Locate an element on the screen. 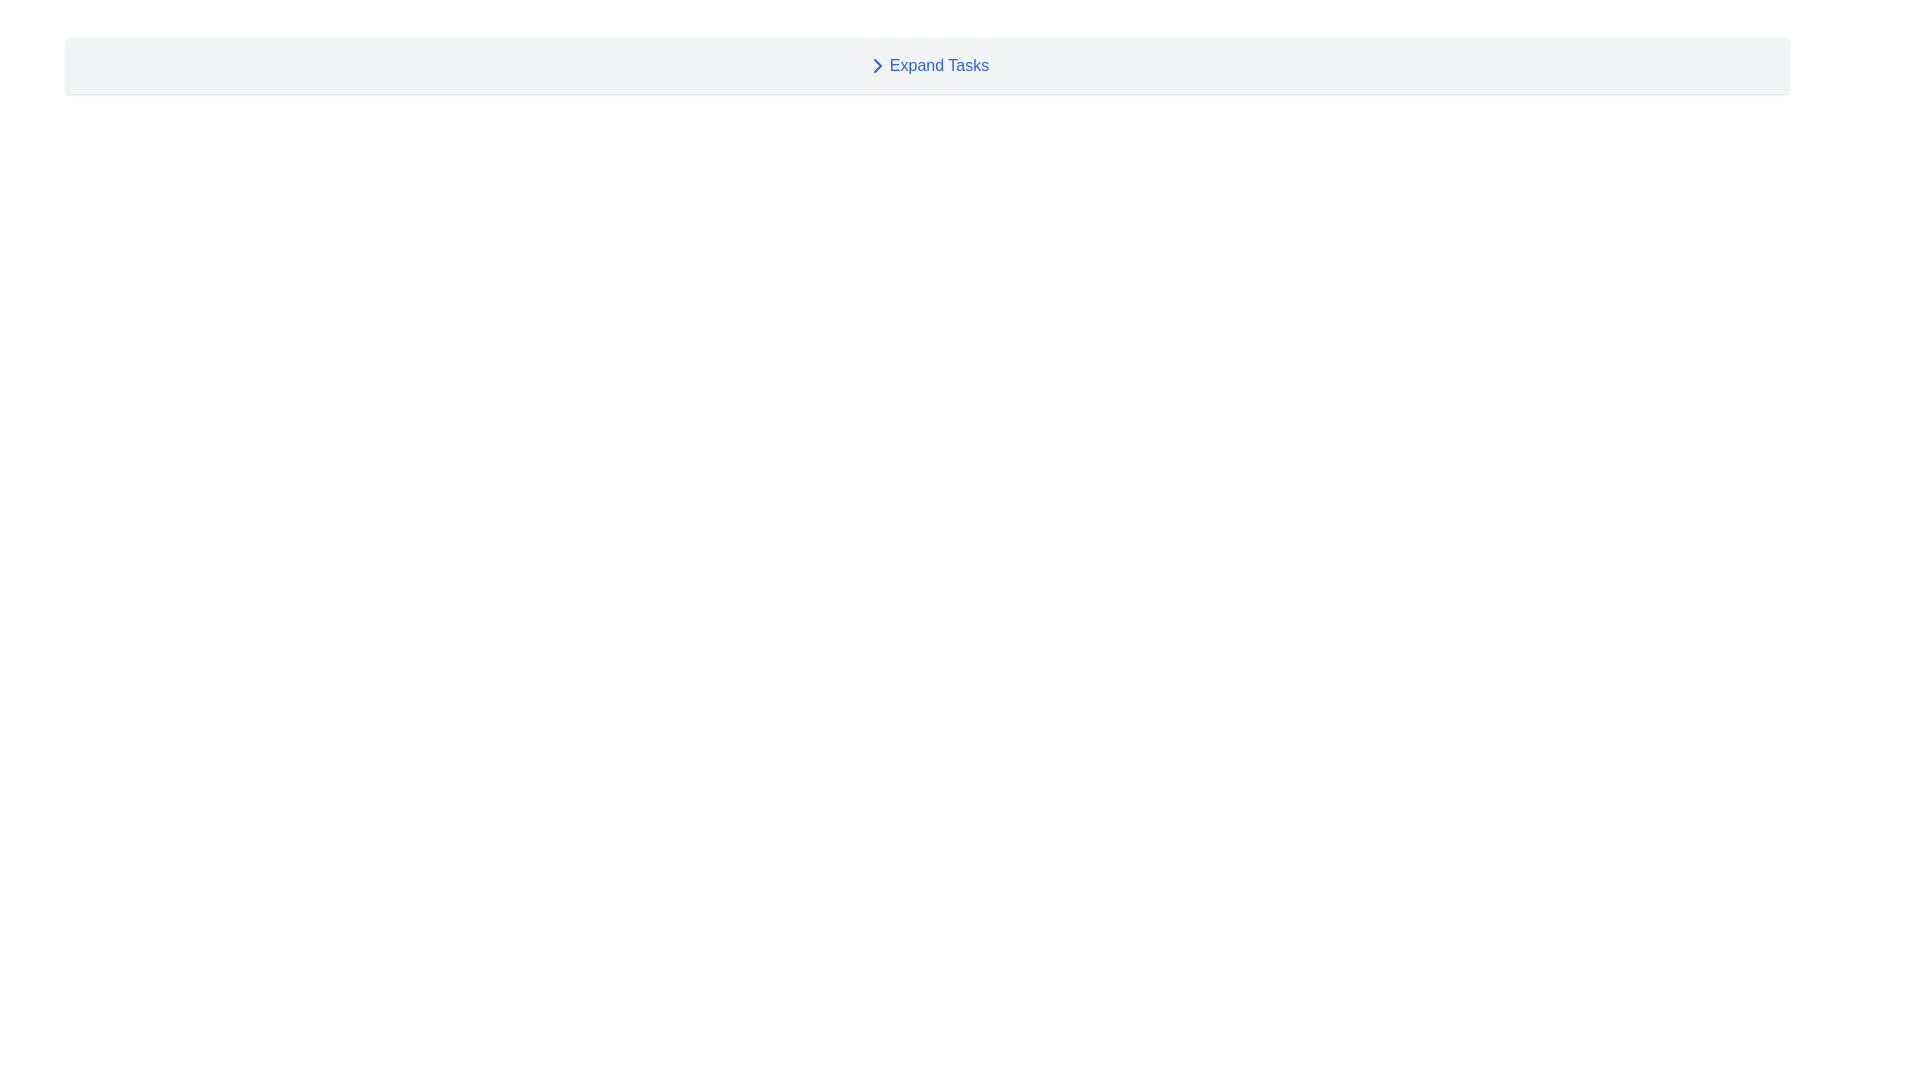 Image resolution: width=1920 pixels, height=1080 pixels. the button-like interactive label for the 'Tasks' section is located at coordinates (926, 64).